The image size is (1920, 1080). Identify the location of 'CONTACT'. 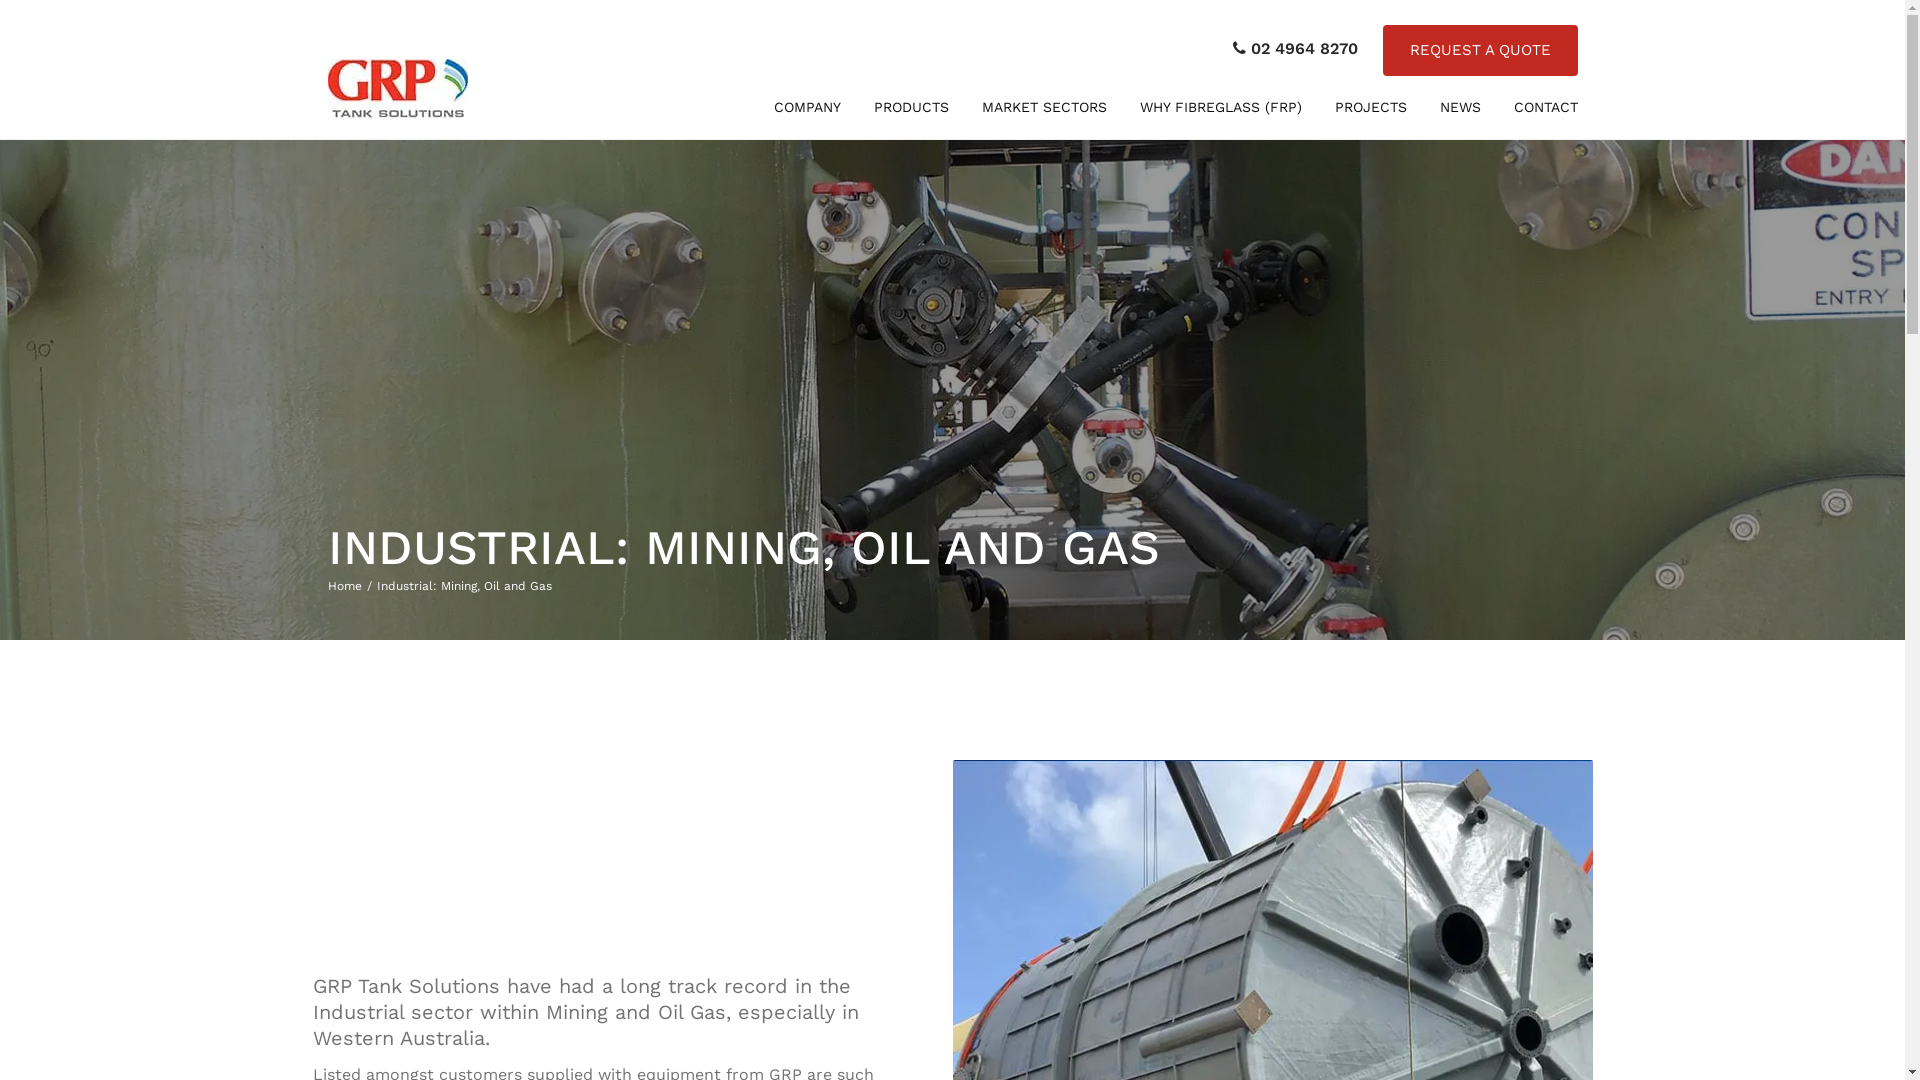
(1544, 107).